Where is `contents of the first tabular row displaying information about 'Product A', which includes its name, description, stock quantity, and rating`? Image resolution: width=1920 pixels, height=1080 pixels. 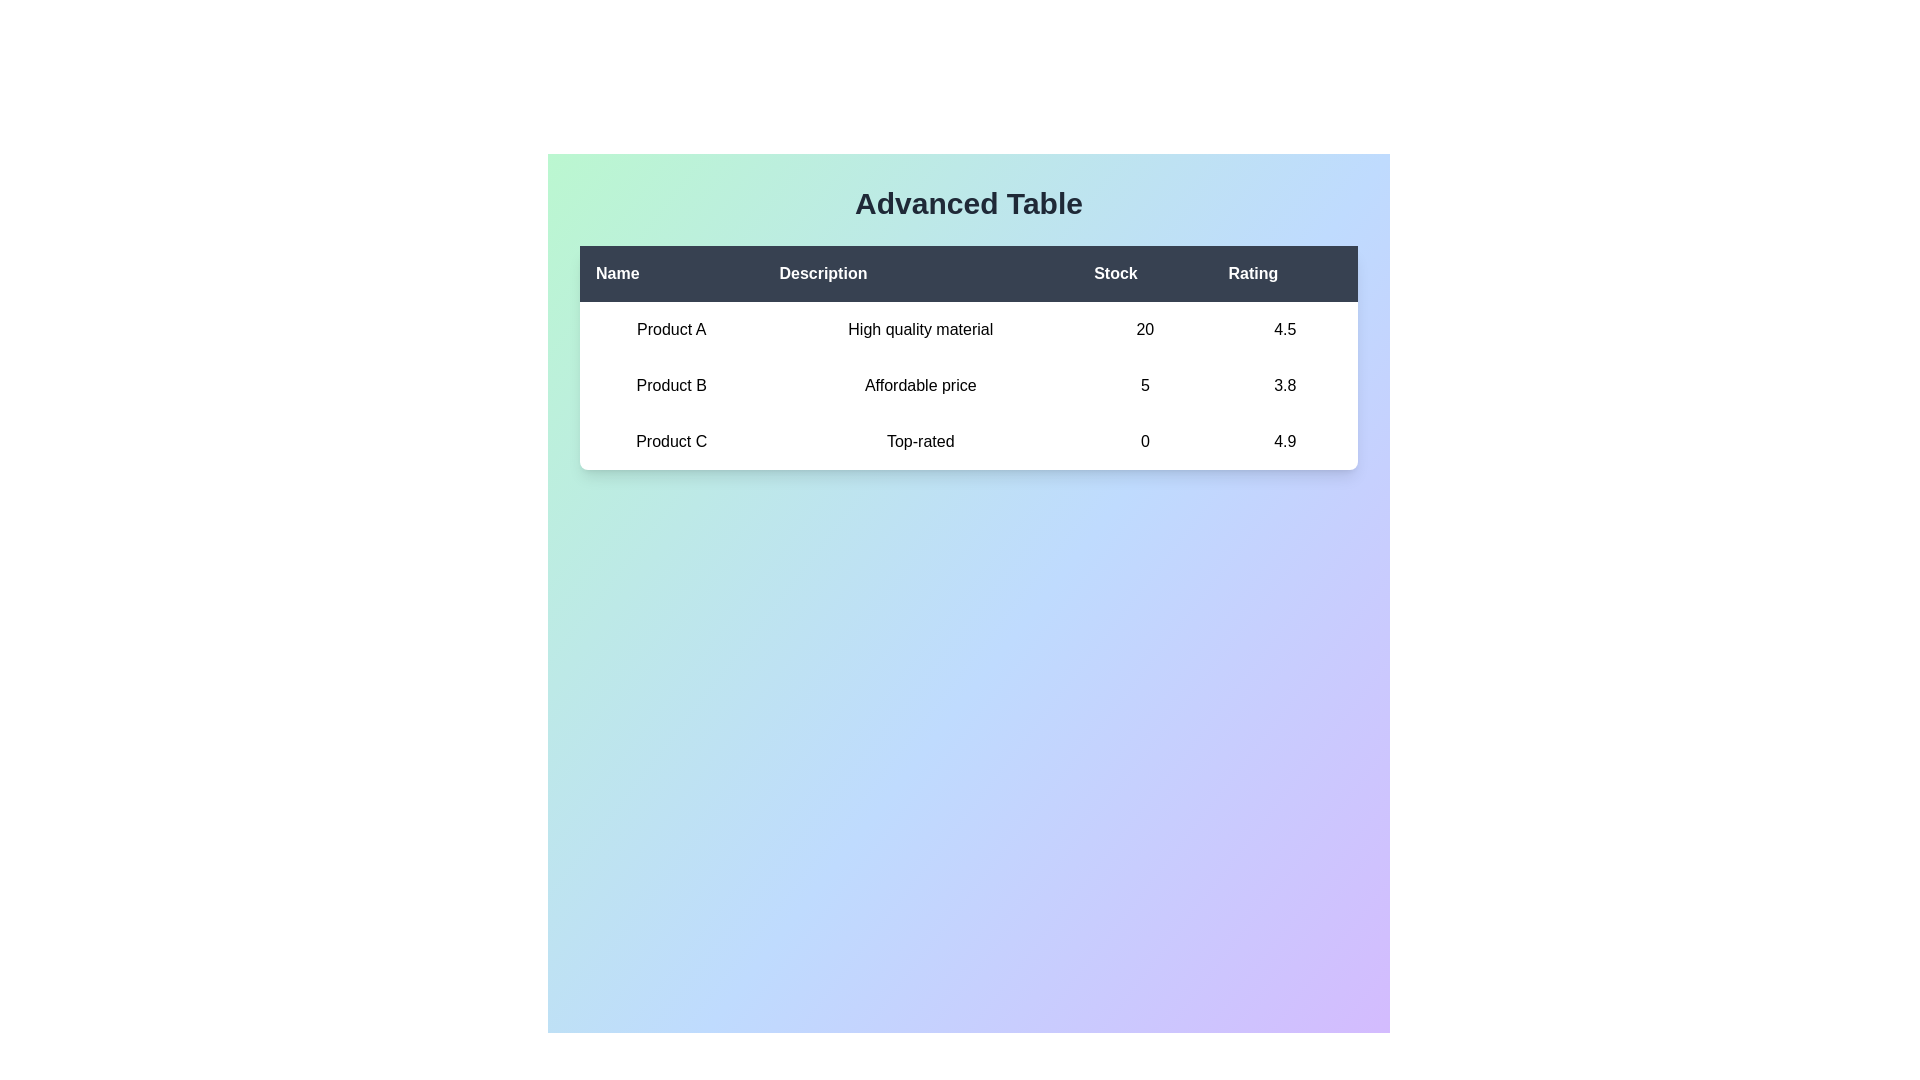 contents of the first tabular row displaying information about 'Product A', which includes its name, description, stock quantity, and rating is located at coordinates (969, 329).